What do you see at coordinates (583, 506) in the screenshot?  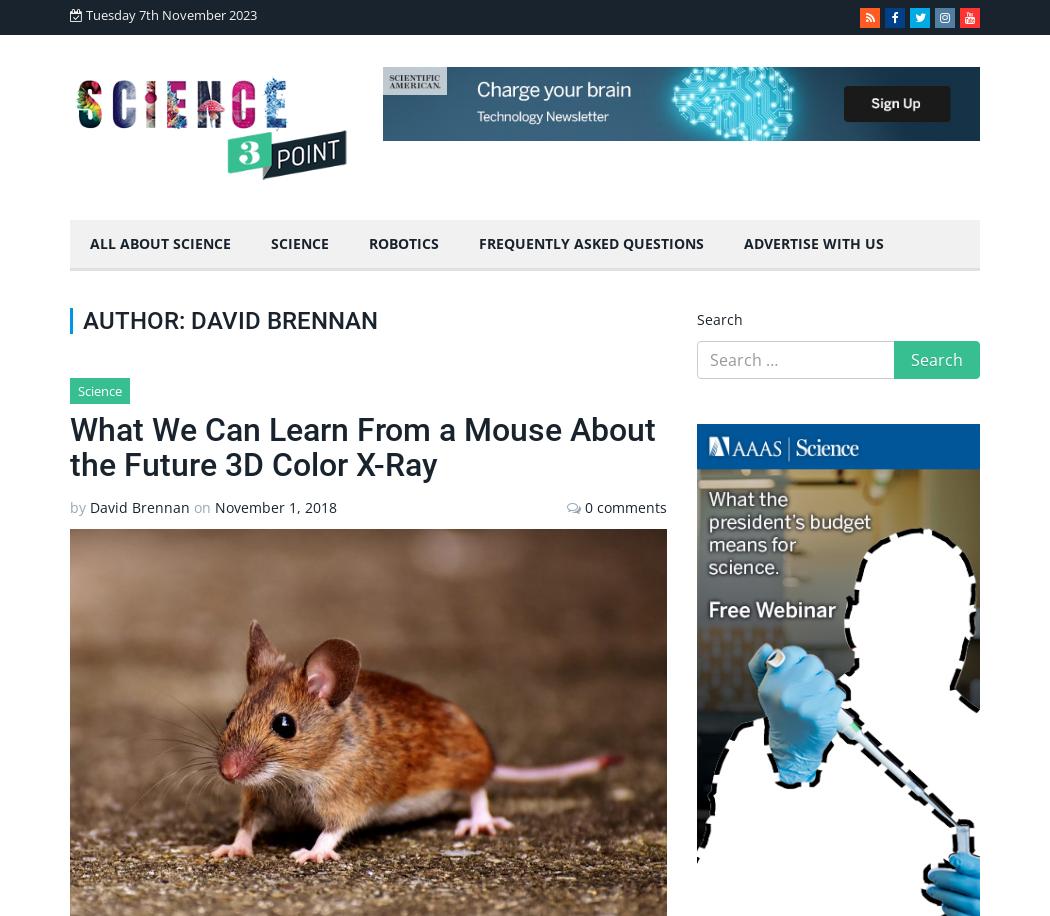 I see `'0 comments'` at bounding box center [583, 506].